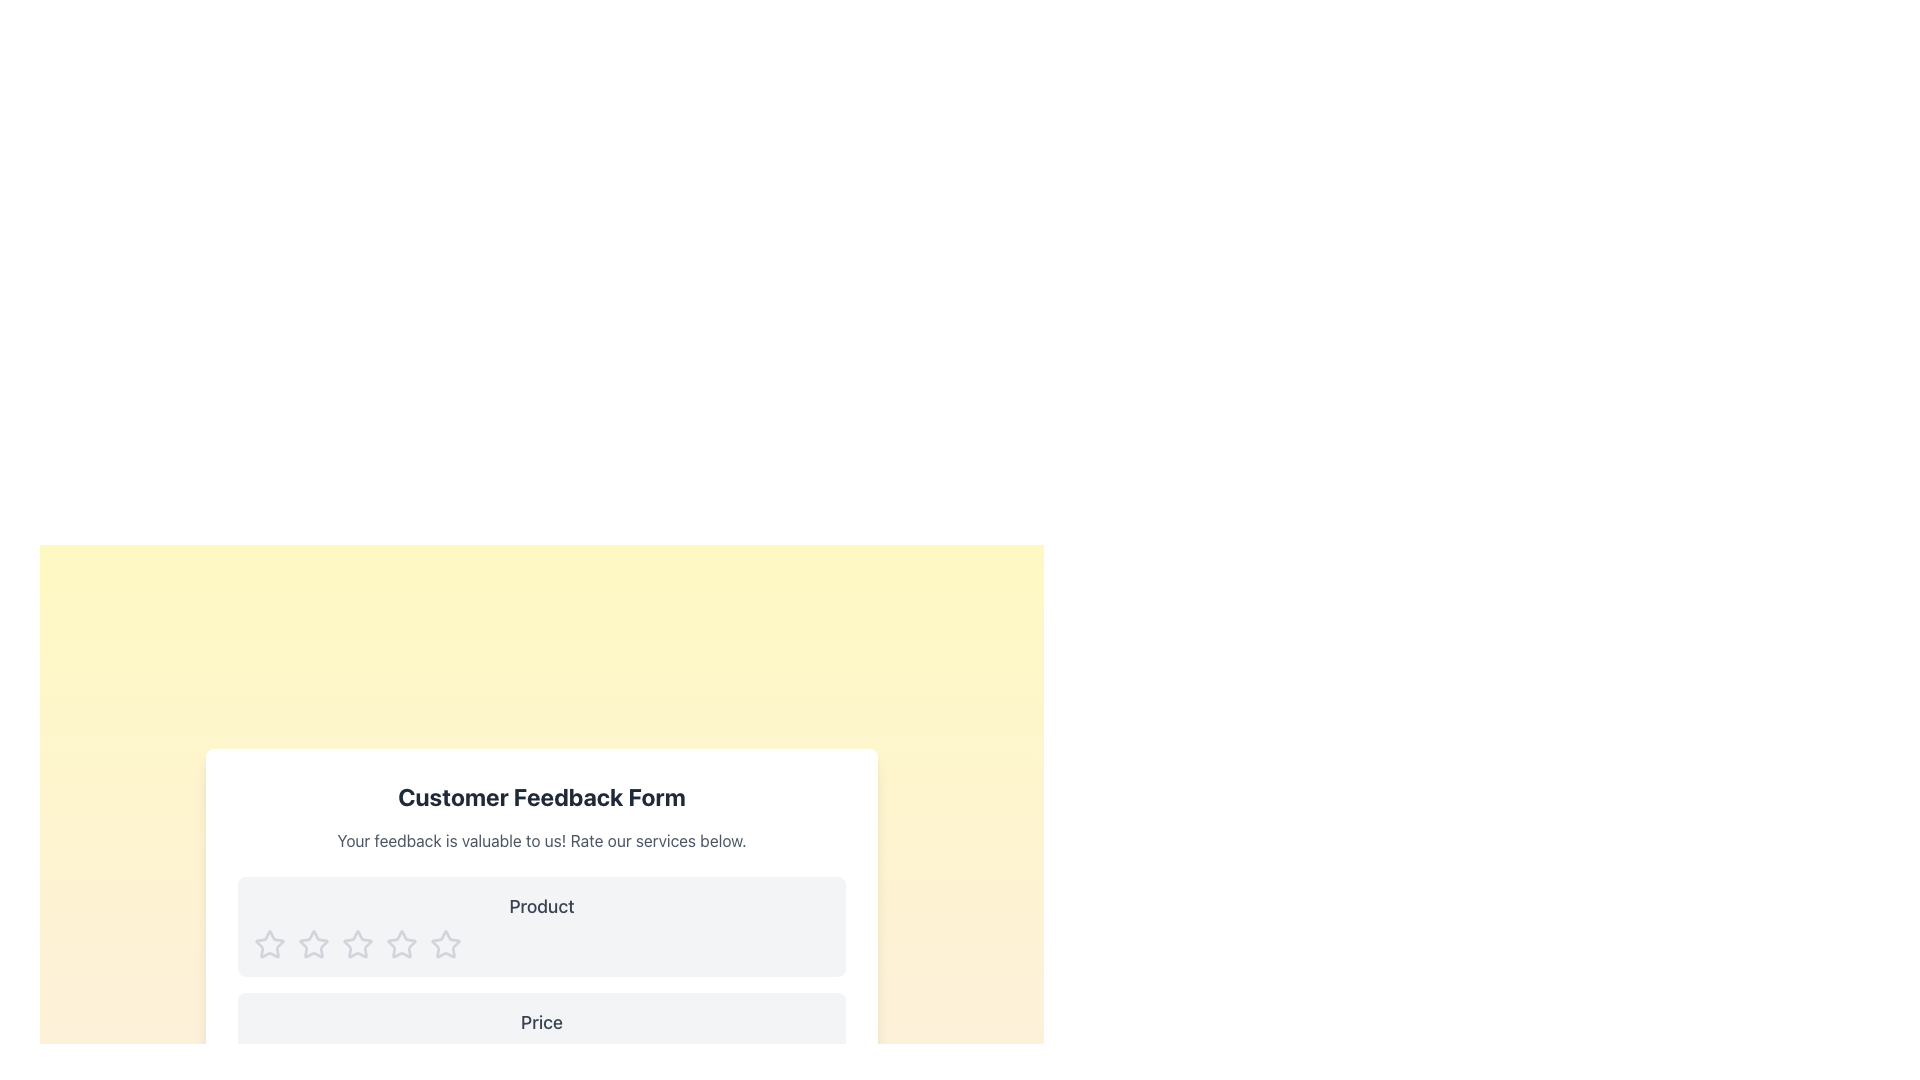 This screenshot has width=1920, height=1080. I want to click on the first star icon in the horizontal row of star icons under the 'Product' rating section of the feedback form, so click(268, 945).